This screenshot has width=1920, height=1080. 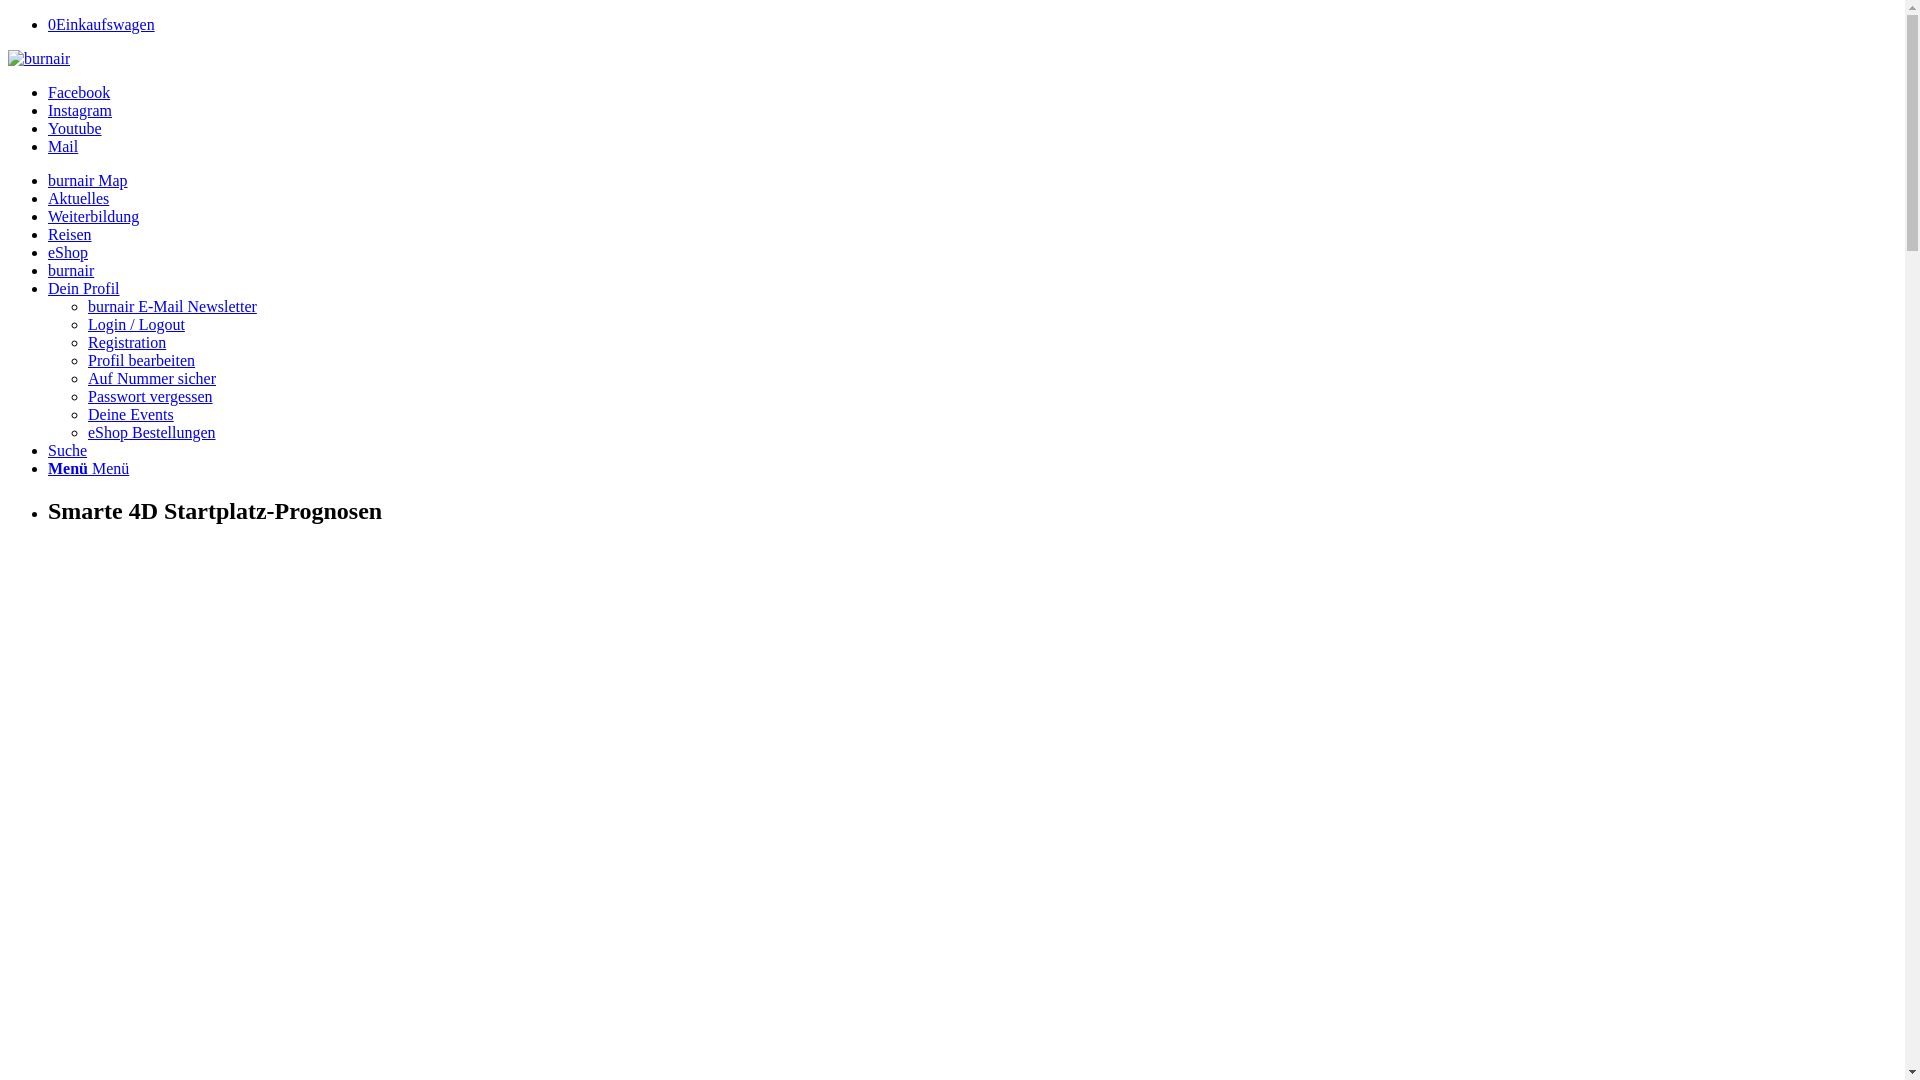 What do you see at coordinates (86, 396) in the screenshot?
I see `'Passwort vergessen'` at bounding box center [86, 396].